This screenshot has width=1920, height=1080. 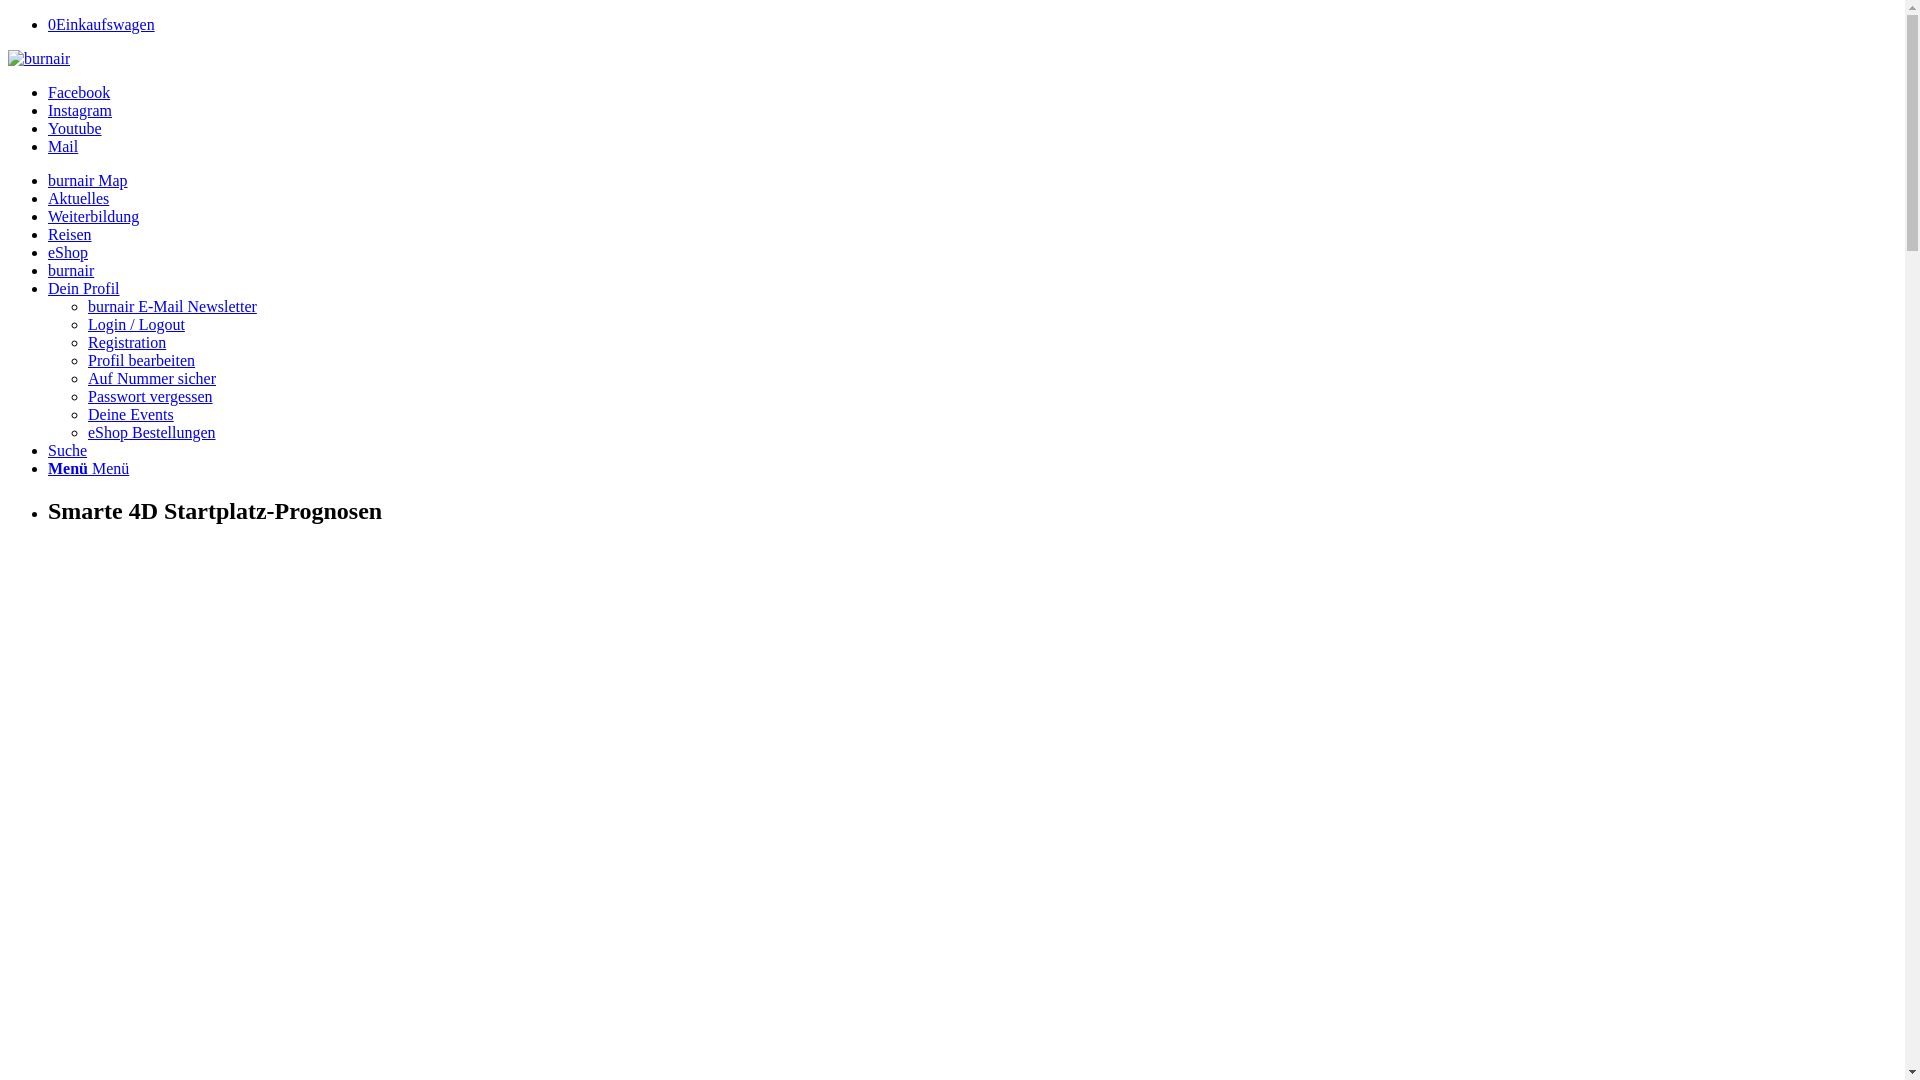 What do you see at coordinates (86, 396) in the screenshot?
I see `'Passwort vergessen'` at bounding box center [86, 396].